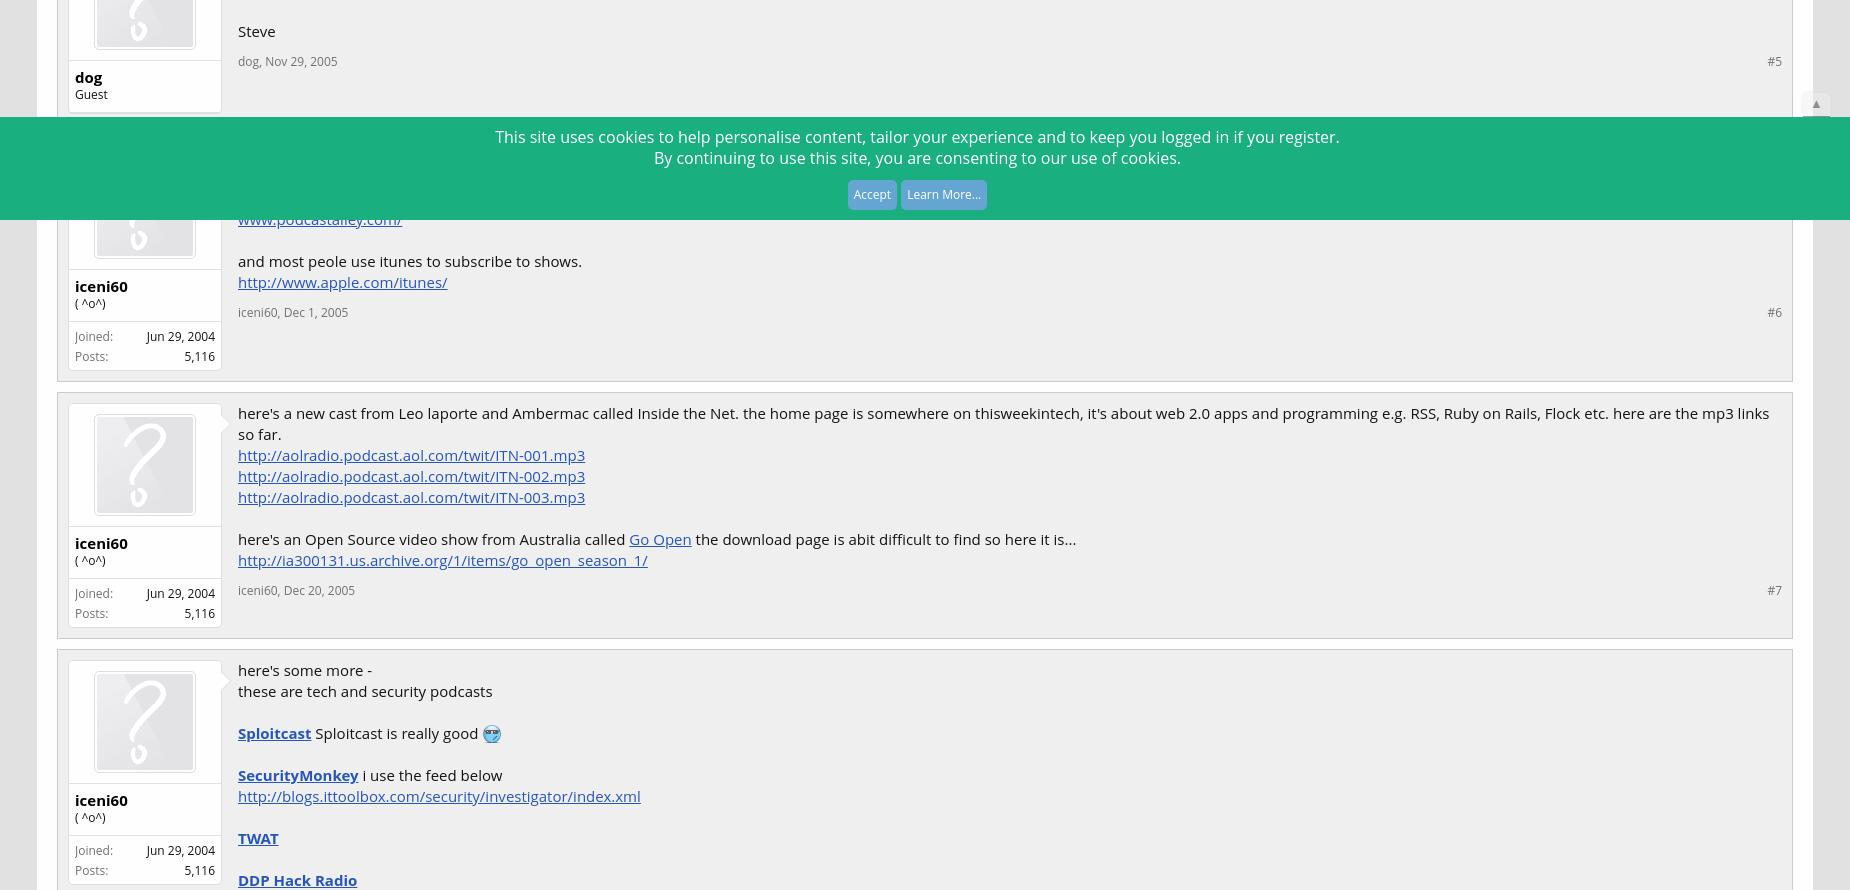  Describe the element at coordinates (299, 60) in the screenshot. I see `'Nov 29, 2005'` at that location.